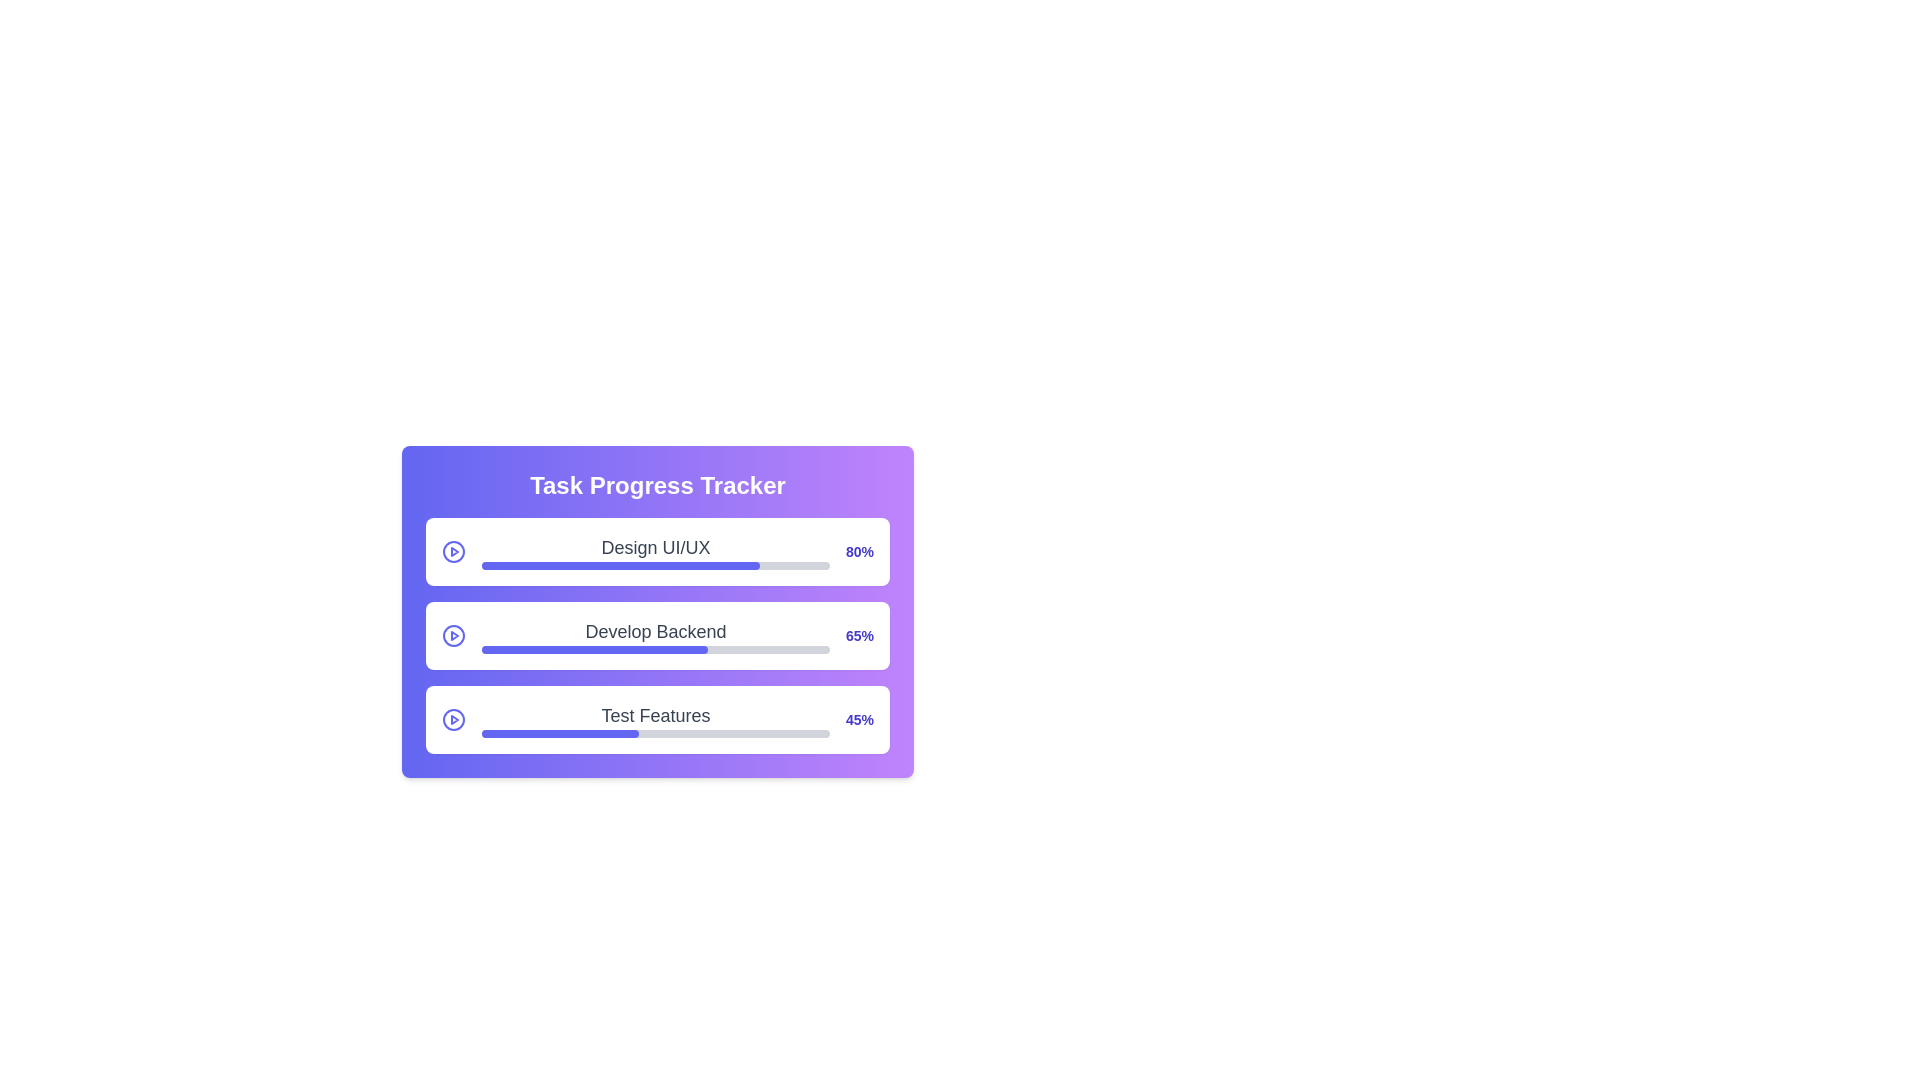  What do you see at coordinates (656, 636) in the screenshot?
I see `the 'Develop Backend' label which displays the progress of 65% in a task tracker interface` at bounding box center [656, 636].